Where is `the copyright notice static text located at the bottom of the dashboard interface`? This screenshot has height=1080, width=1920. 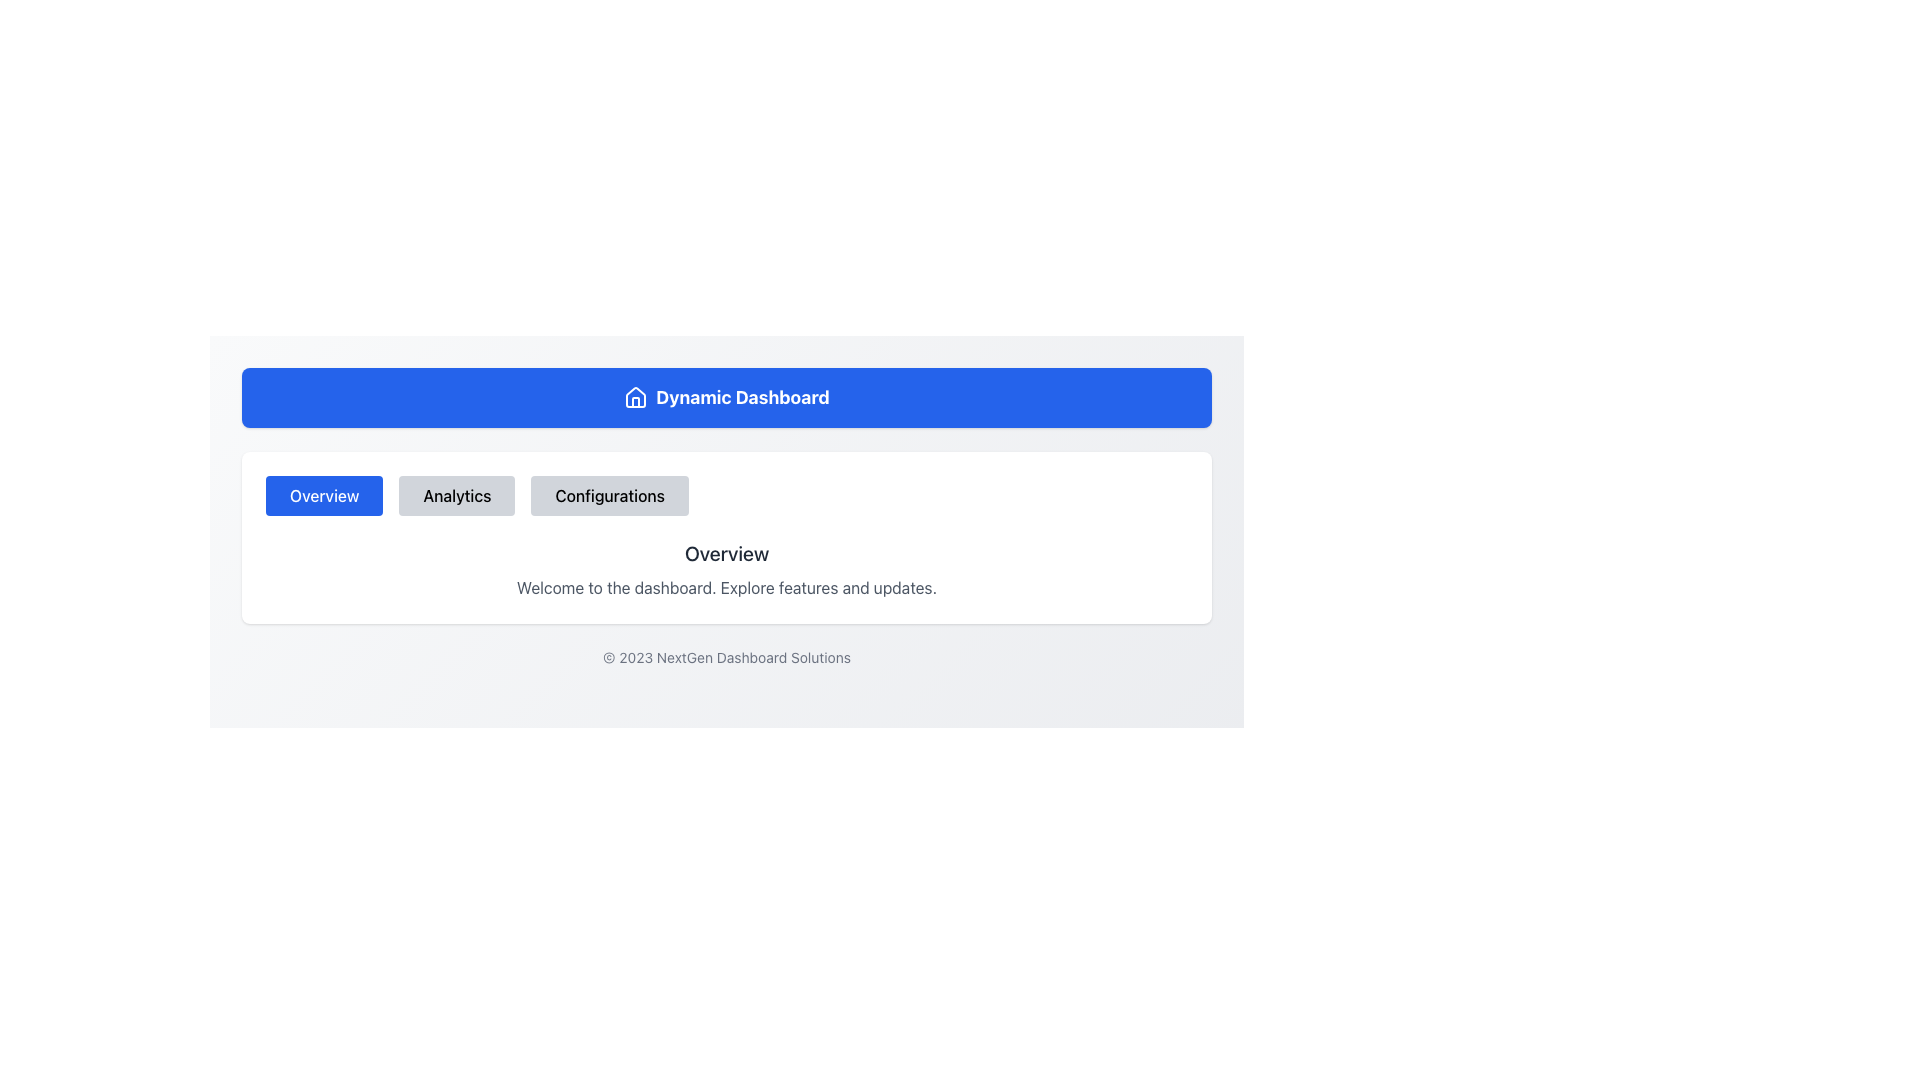 the copyright notice static text located at the bottom of the dashboard interface is located at coordinates (725, 658).